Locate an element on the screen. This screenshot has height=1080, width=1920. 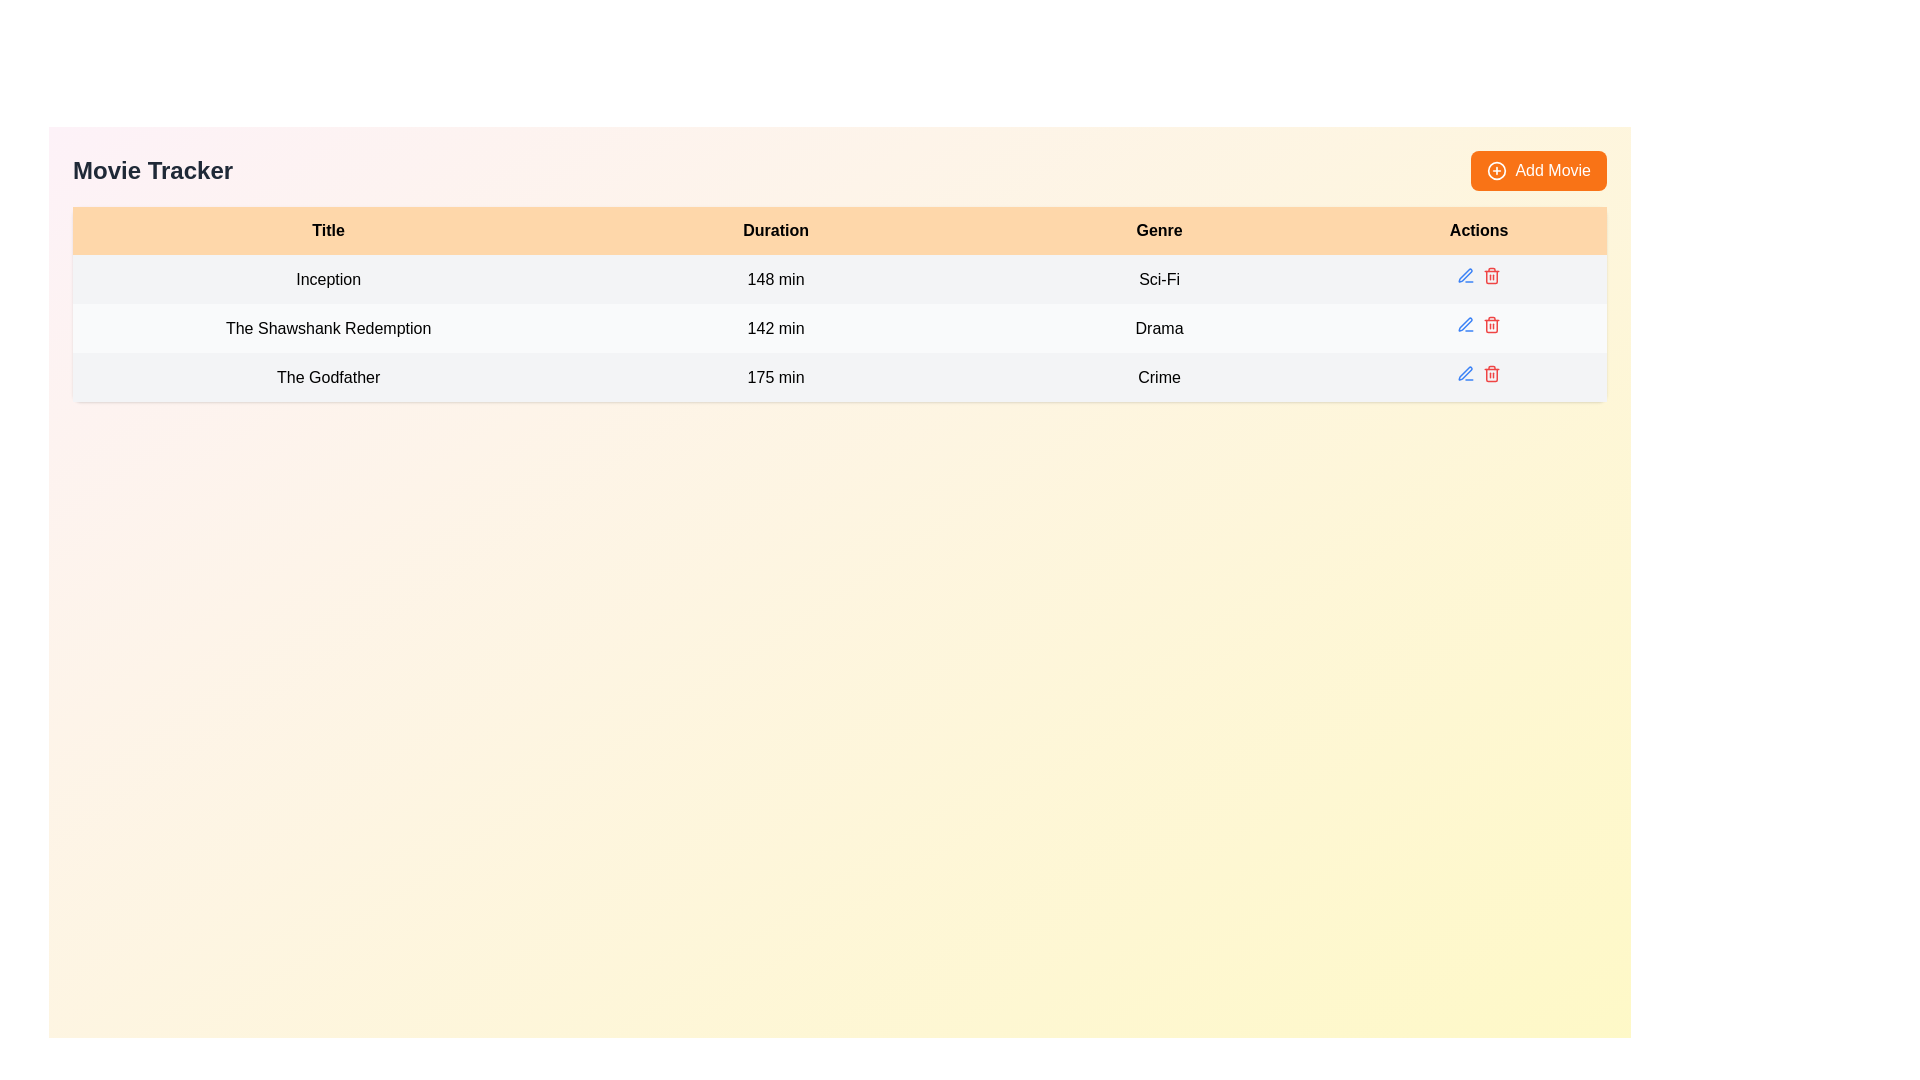
the text label displaying the genre 'Drama' for the movie 'The Shawshank Redemption' in the third column of the table is located at coordinates (1159, 327).